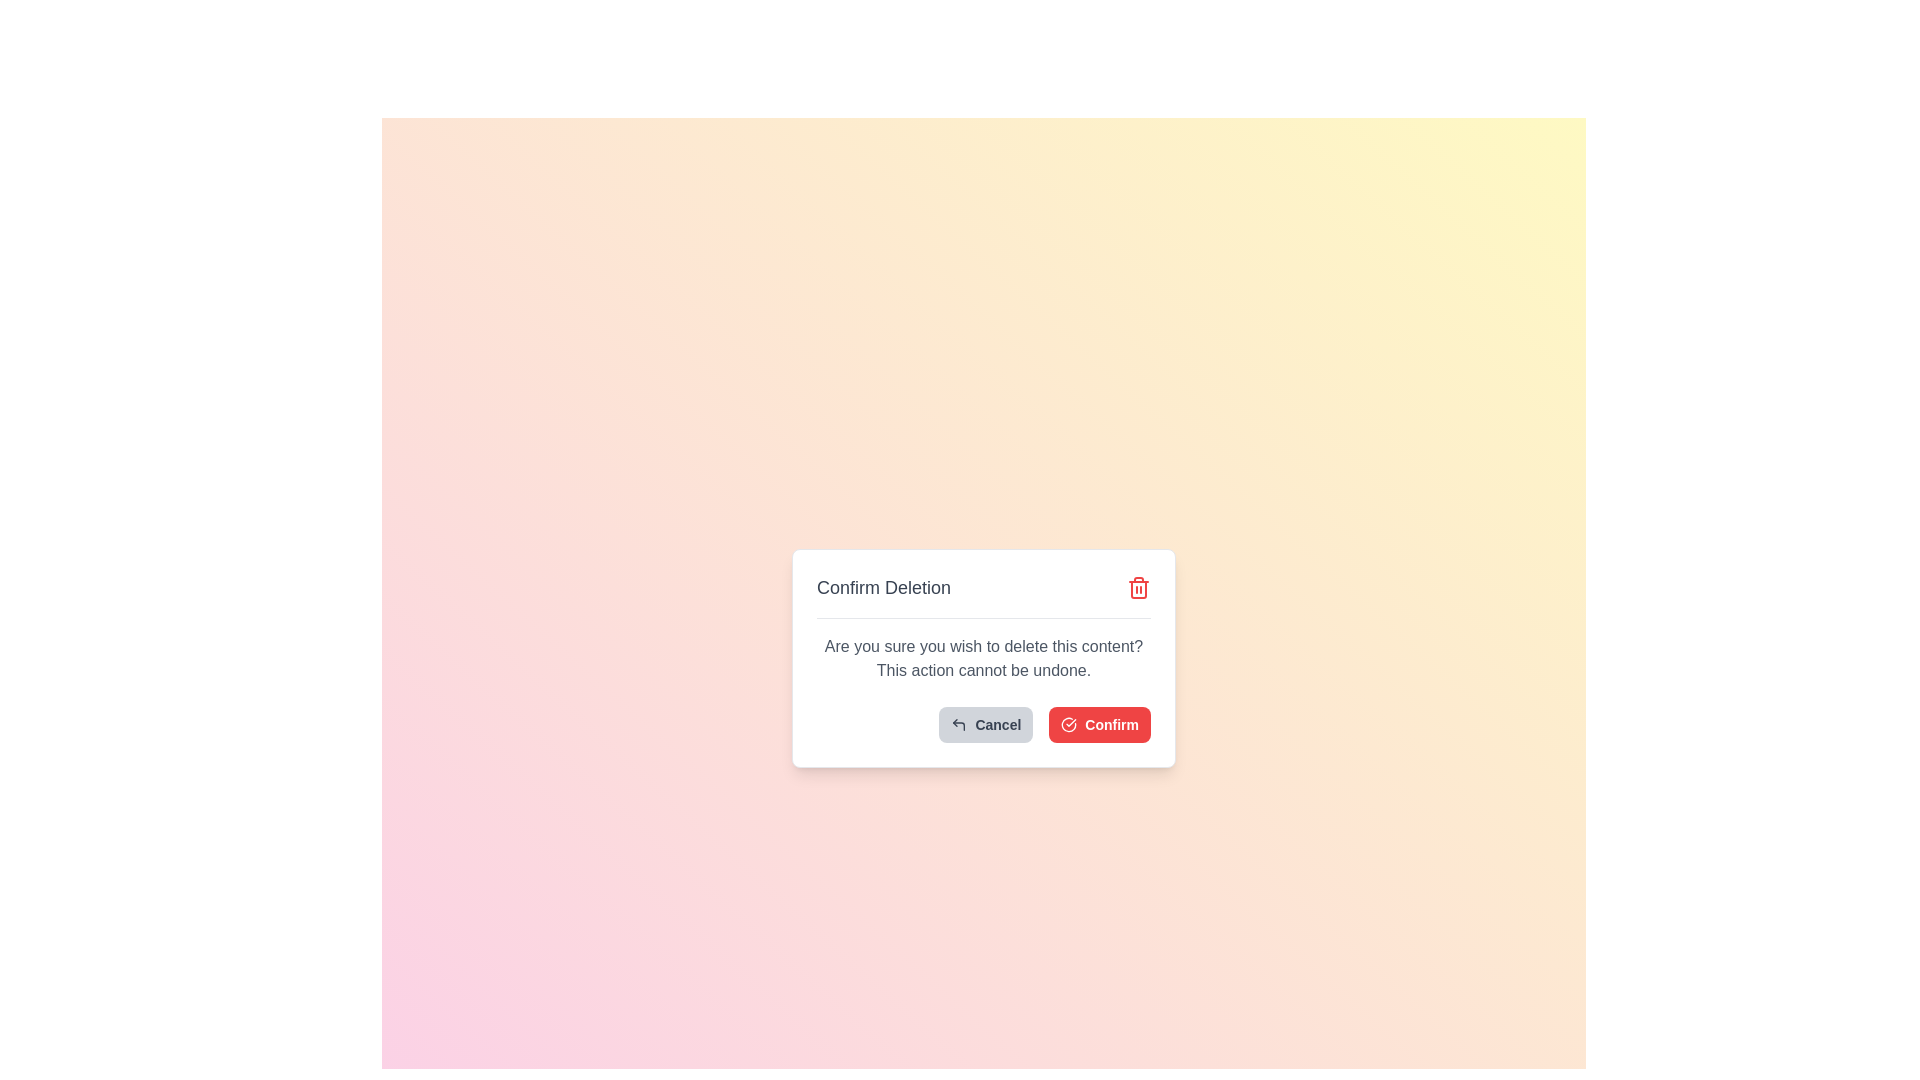 The height and width of the screenshot is (1080, 1920). I want to click on the trash can icon in the upper-right corner of the 'Confirm Deletion' dialog, which is marked in bold red color and indicates delete functionality, so click(1138, 586).